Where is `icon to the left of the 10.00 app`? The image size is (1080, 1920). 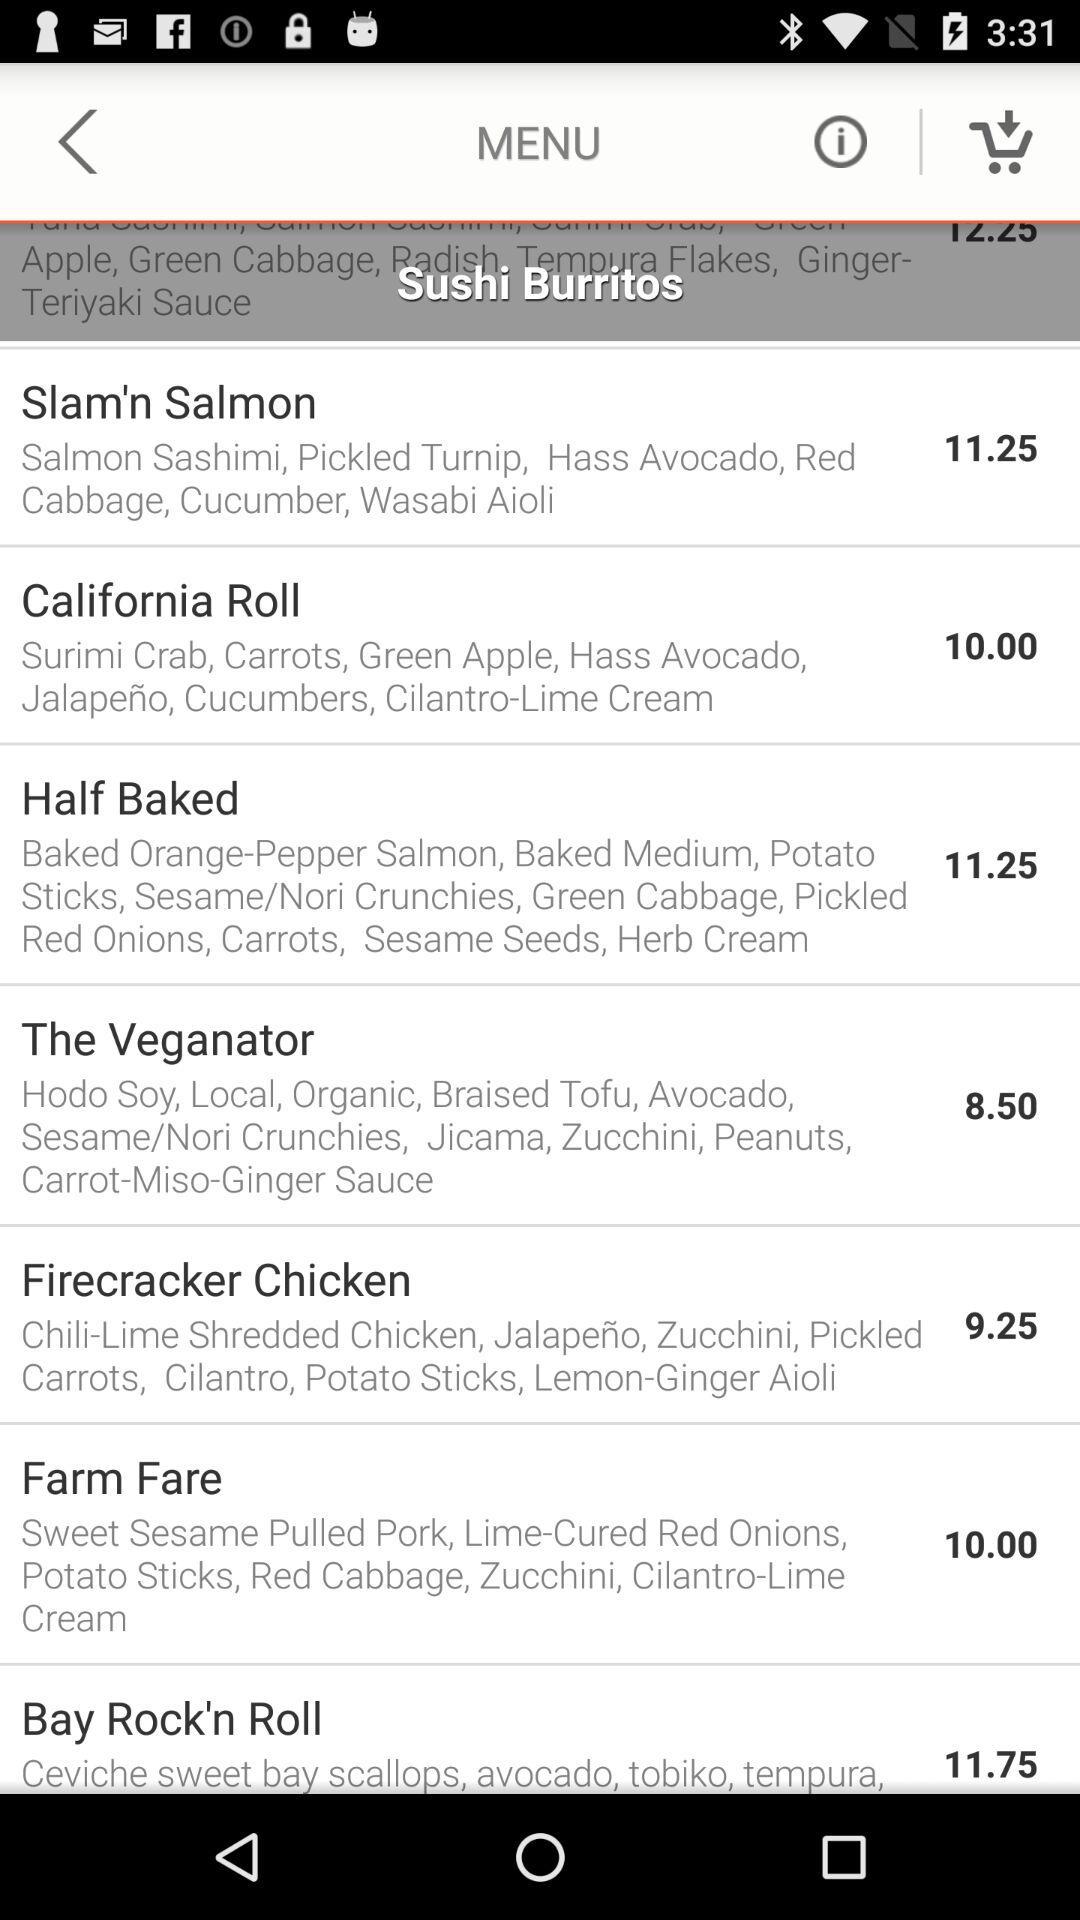 icon to the left of the 10.00 app is located at coordinates (471, 597).